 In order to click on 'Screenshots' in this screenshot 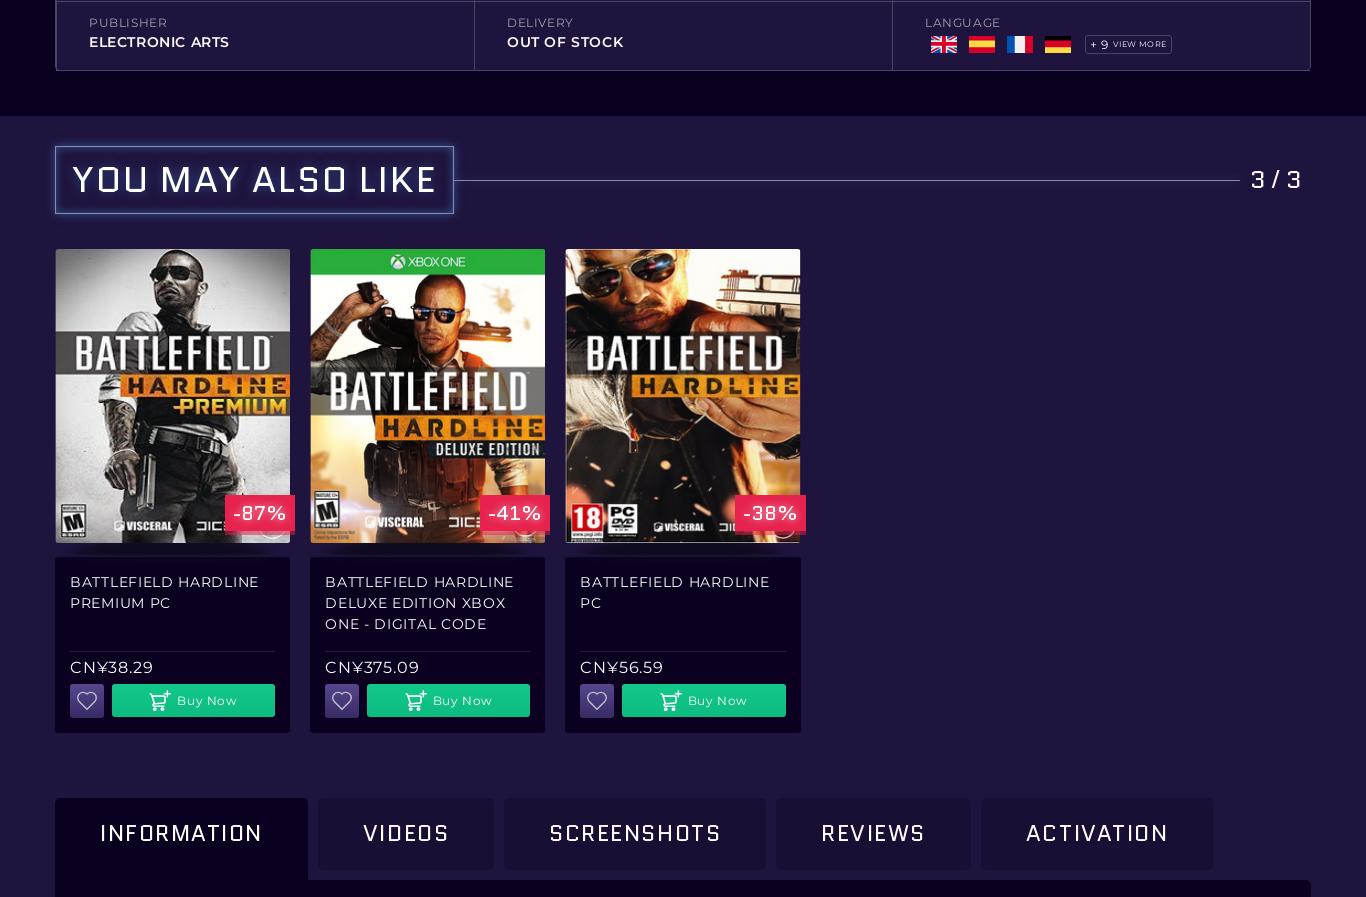, I will do `click(634, 832)`.